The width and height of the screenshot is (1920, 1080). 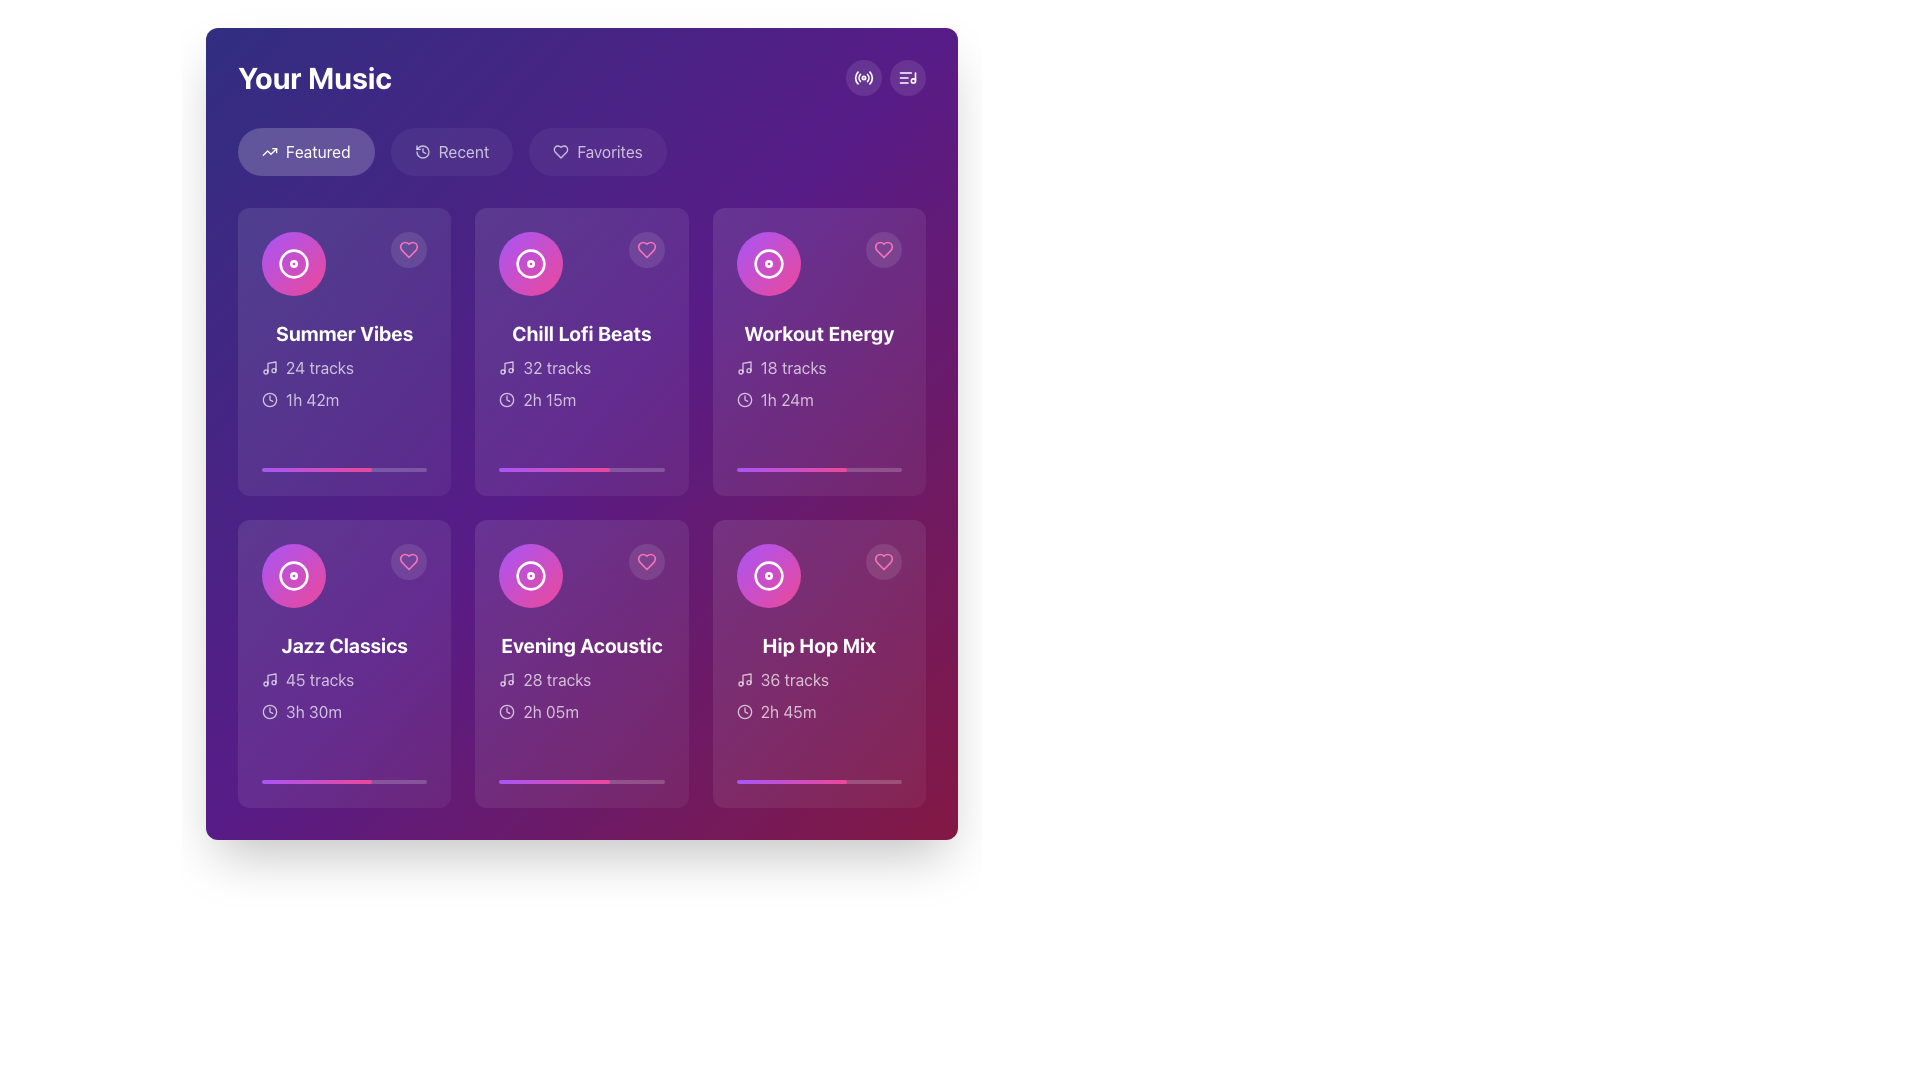 What do you see at coordinates (316, 470) in the screenshot?
I see `the horizontal progress bar styled with a gradient from purple to pink, located within the first card of the 'Your Music' grid layout, positioned below the card's title and description` at bounding box center [316, 470].